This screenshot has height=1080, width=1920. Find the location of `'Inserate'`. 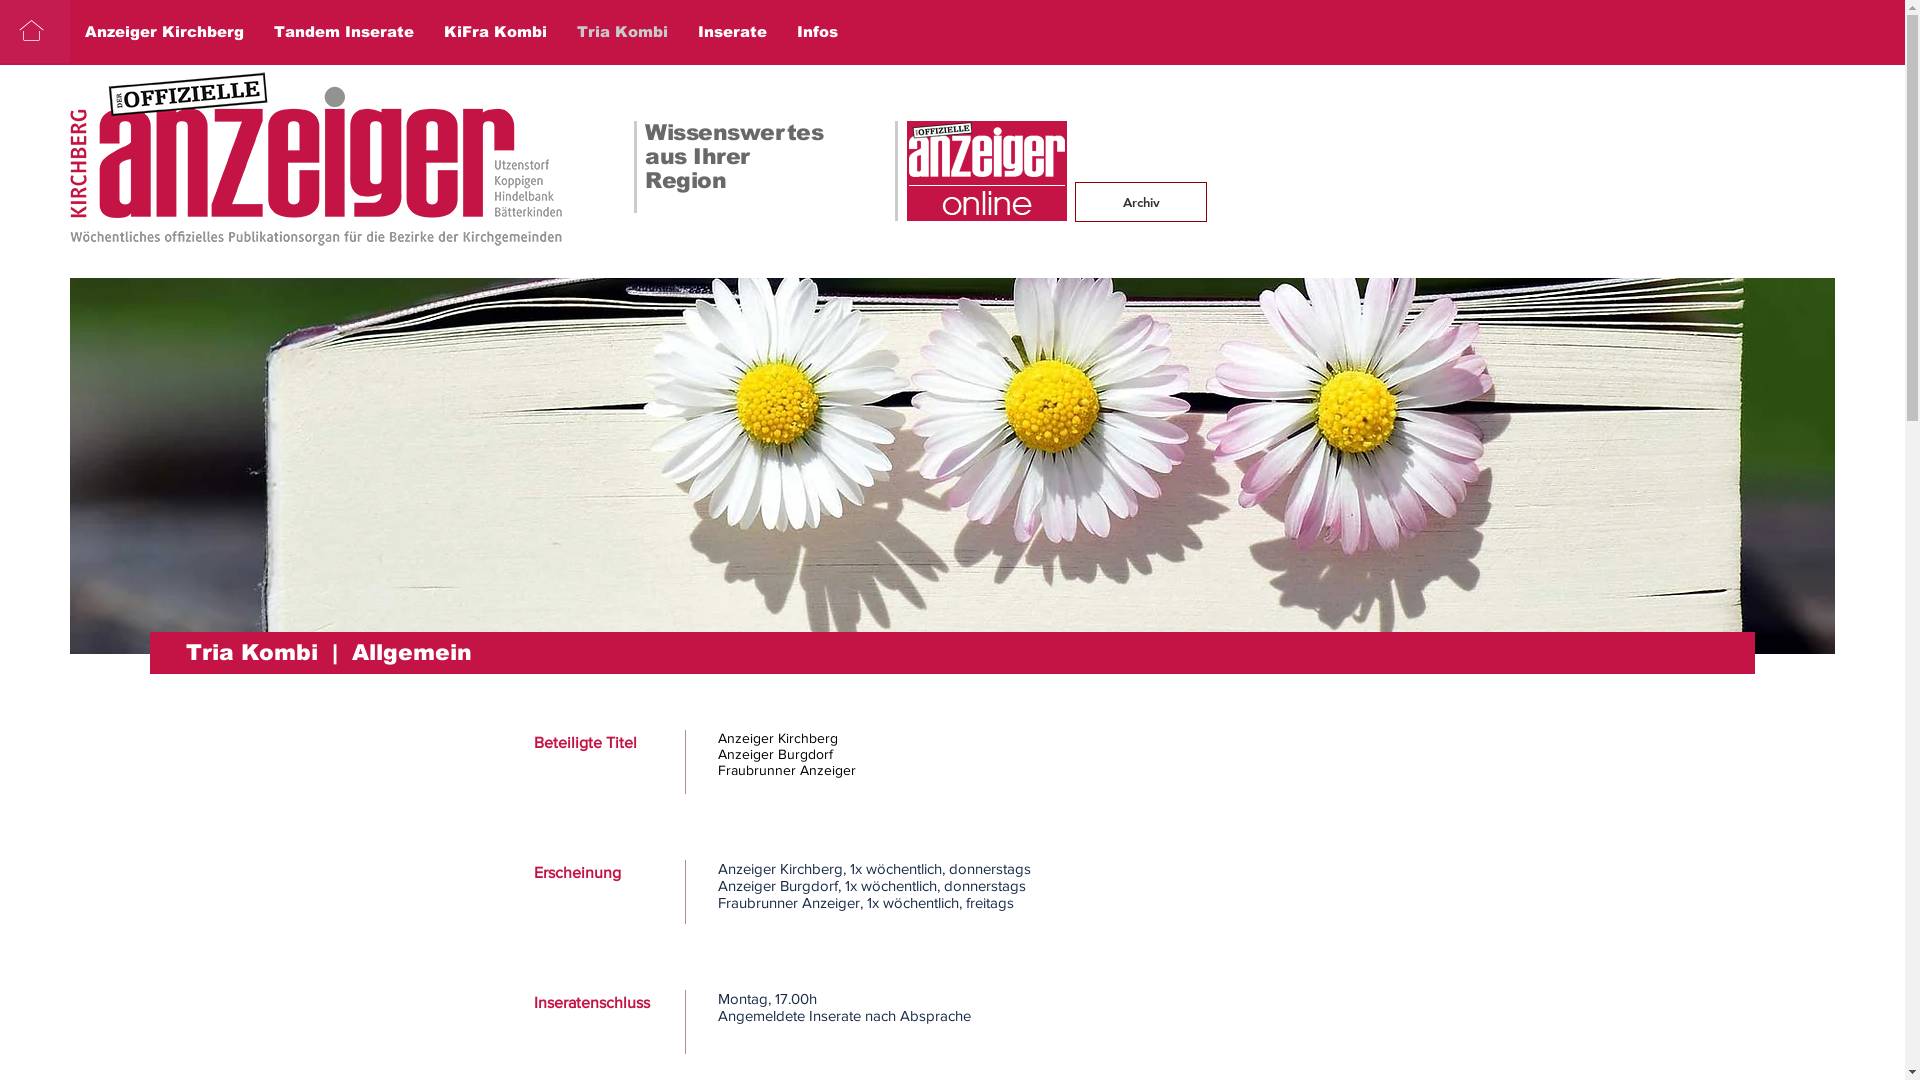

'Inserate' is located at coordinates (731, 31).